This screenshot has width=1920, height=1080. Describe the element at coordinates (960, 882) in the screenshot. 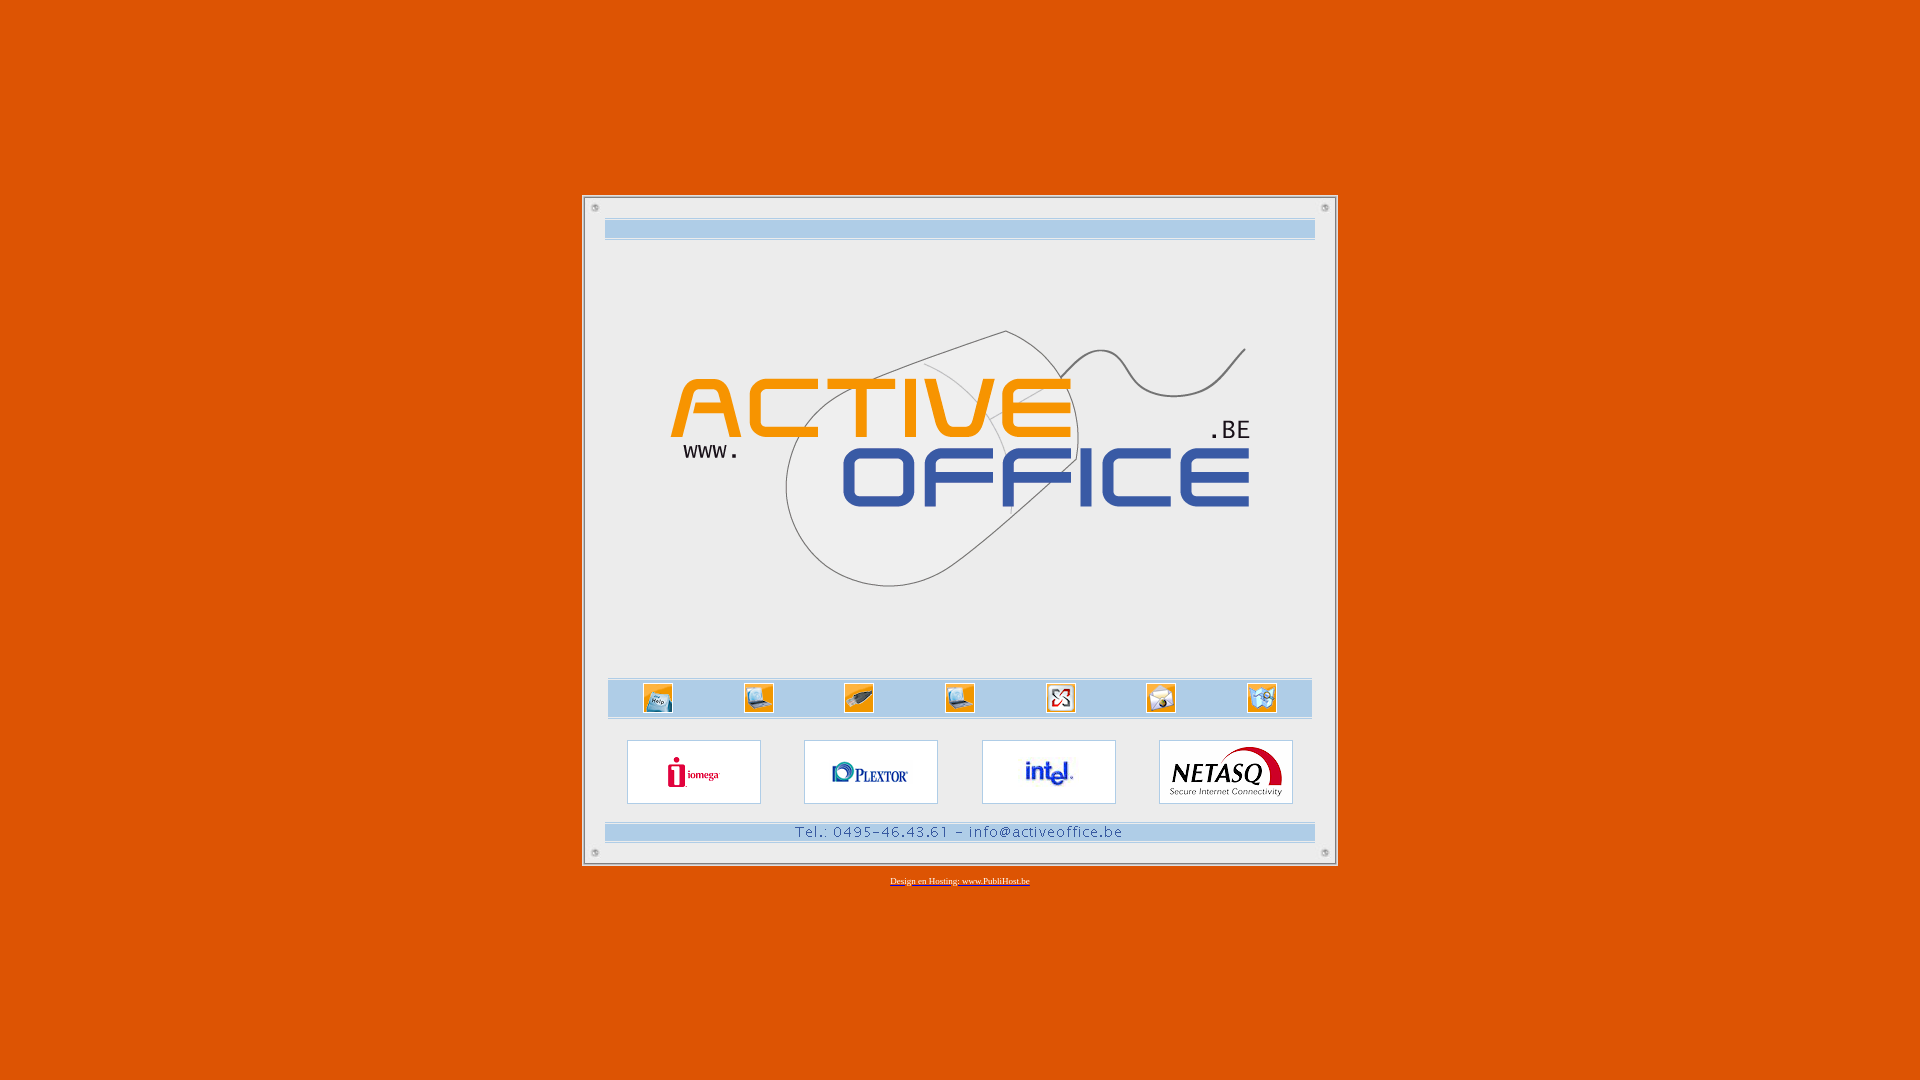

I see `'Design en Hosting: www.PubliHost.be'` at that location.